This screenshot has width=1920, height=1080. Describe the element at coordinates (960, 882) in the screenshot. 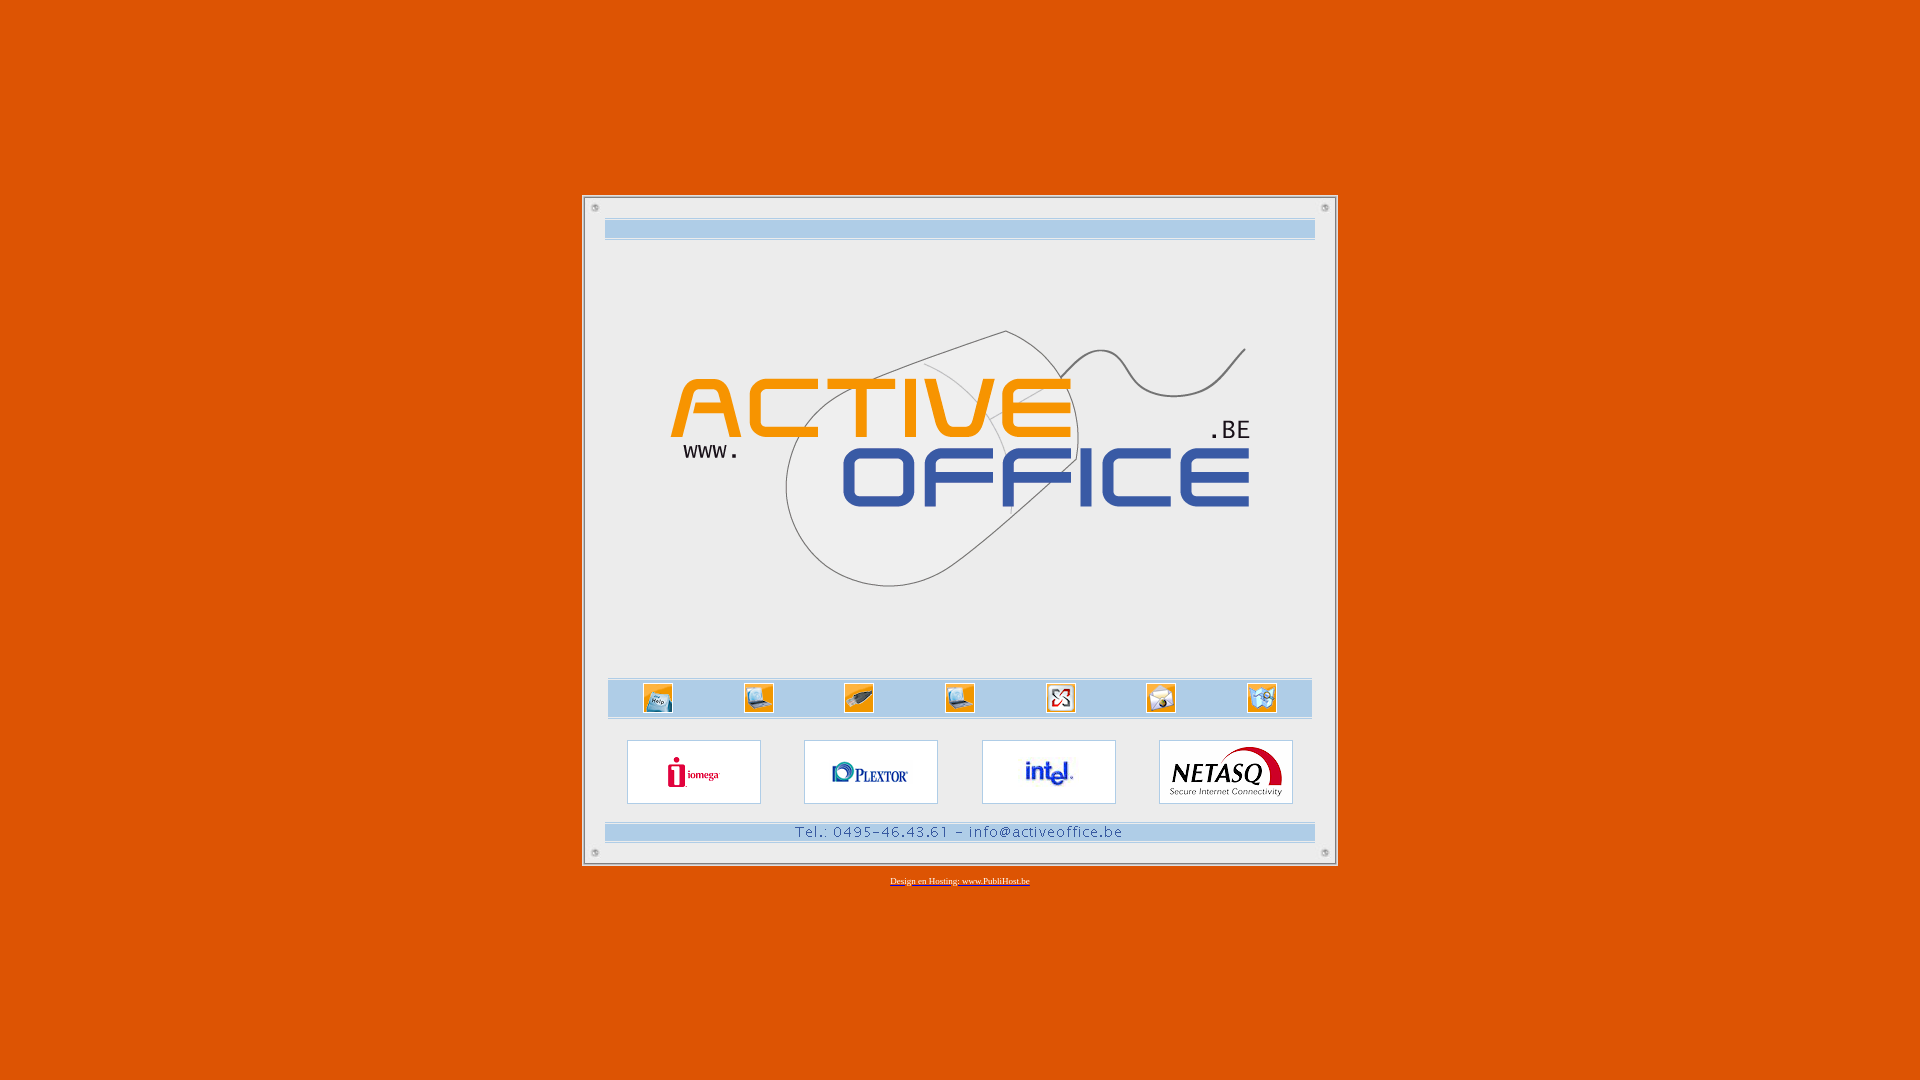

I see `'Design en Hosting: www.PubliHost.be'` at that location.